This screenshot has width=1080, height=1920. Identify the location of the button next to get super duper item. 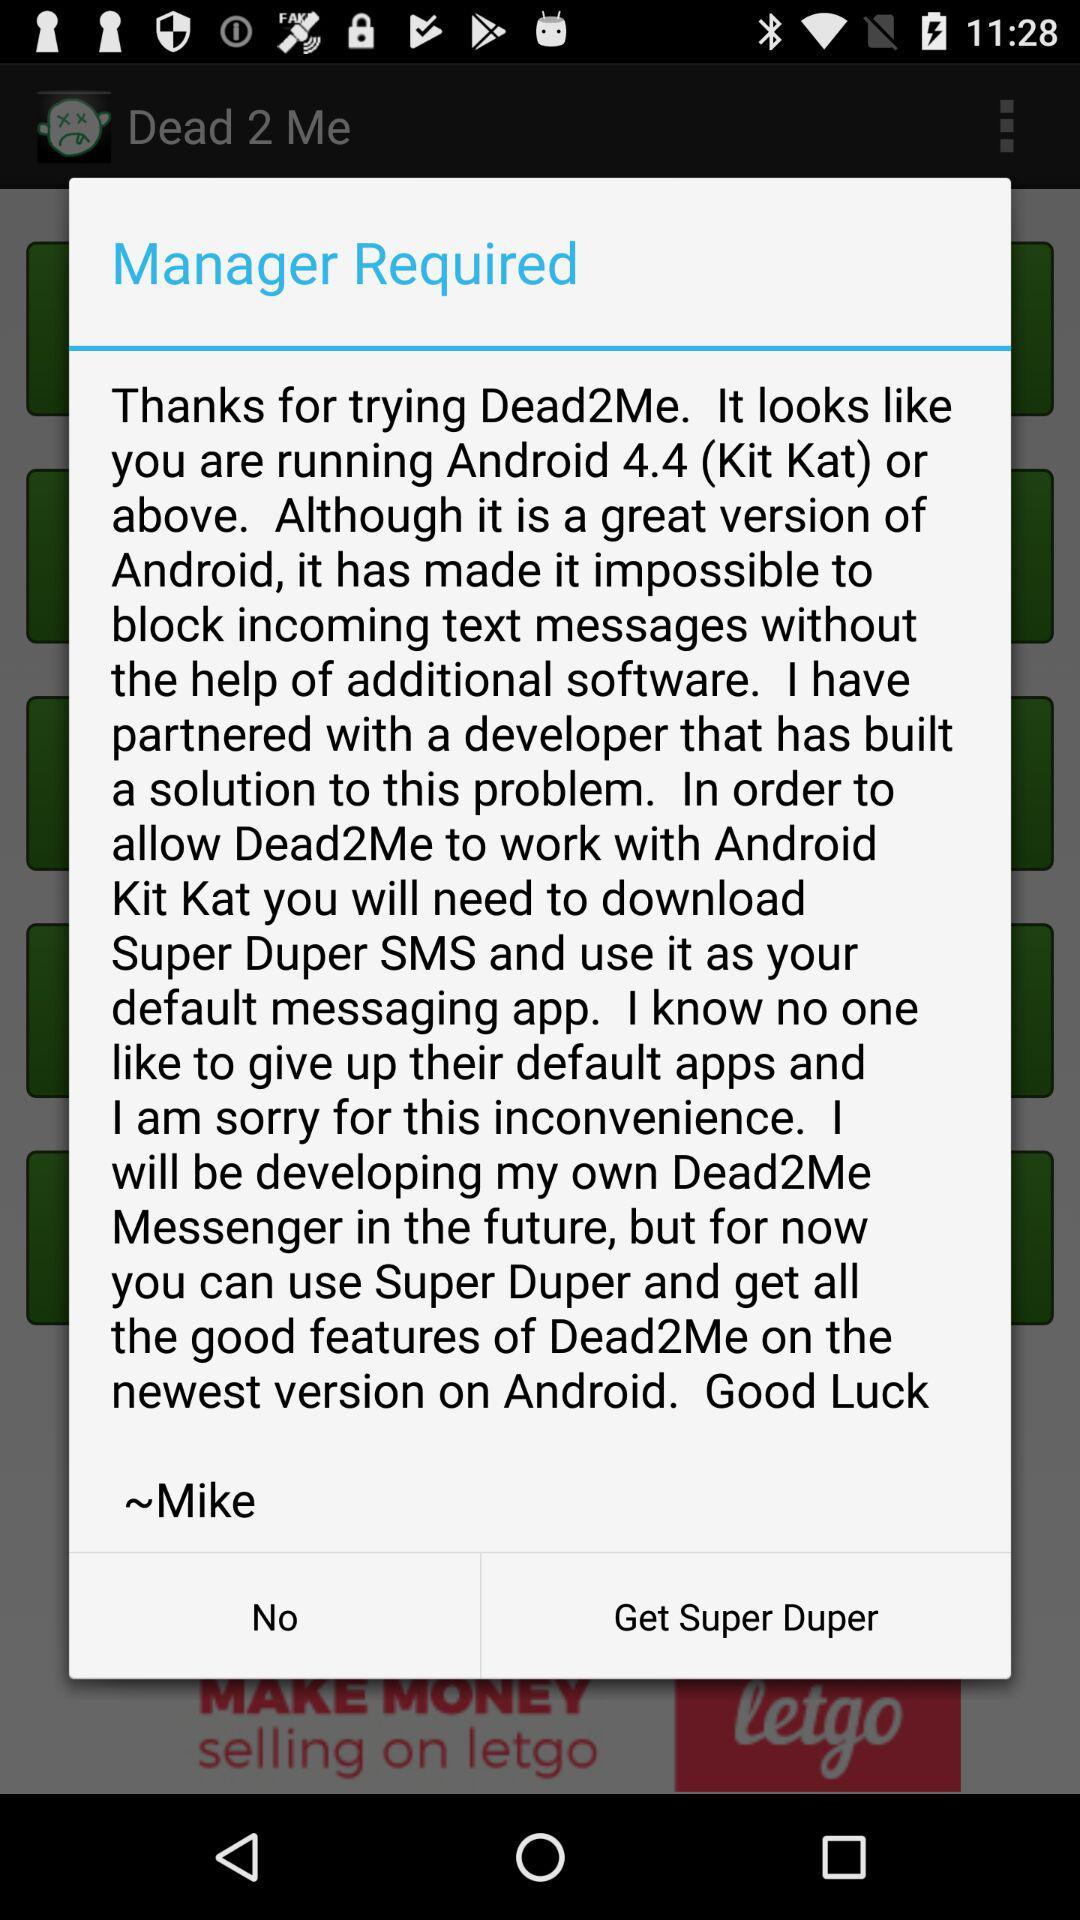
(274, 1616).